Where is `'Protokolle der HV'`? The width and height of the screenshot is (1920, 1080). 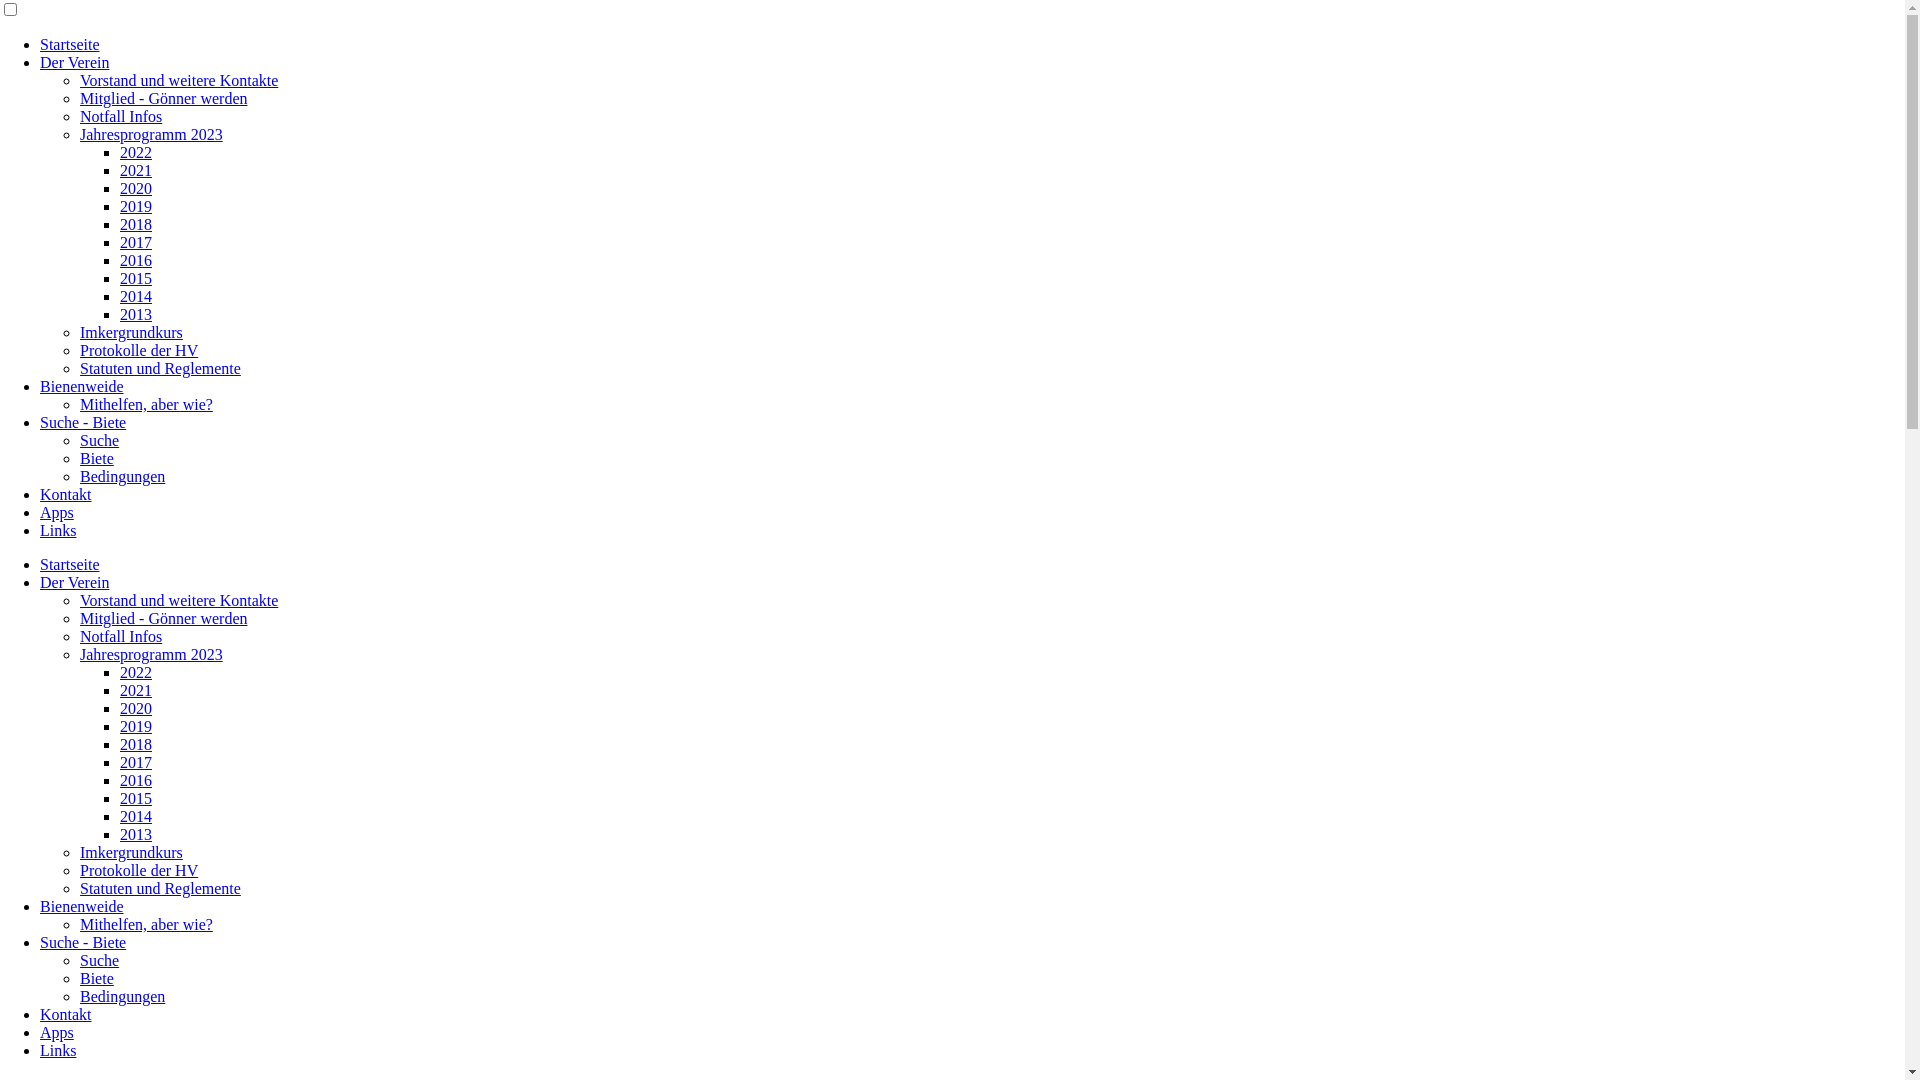
'Protokolle der HV' is located at coordinates (138, 869).